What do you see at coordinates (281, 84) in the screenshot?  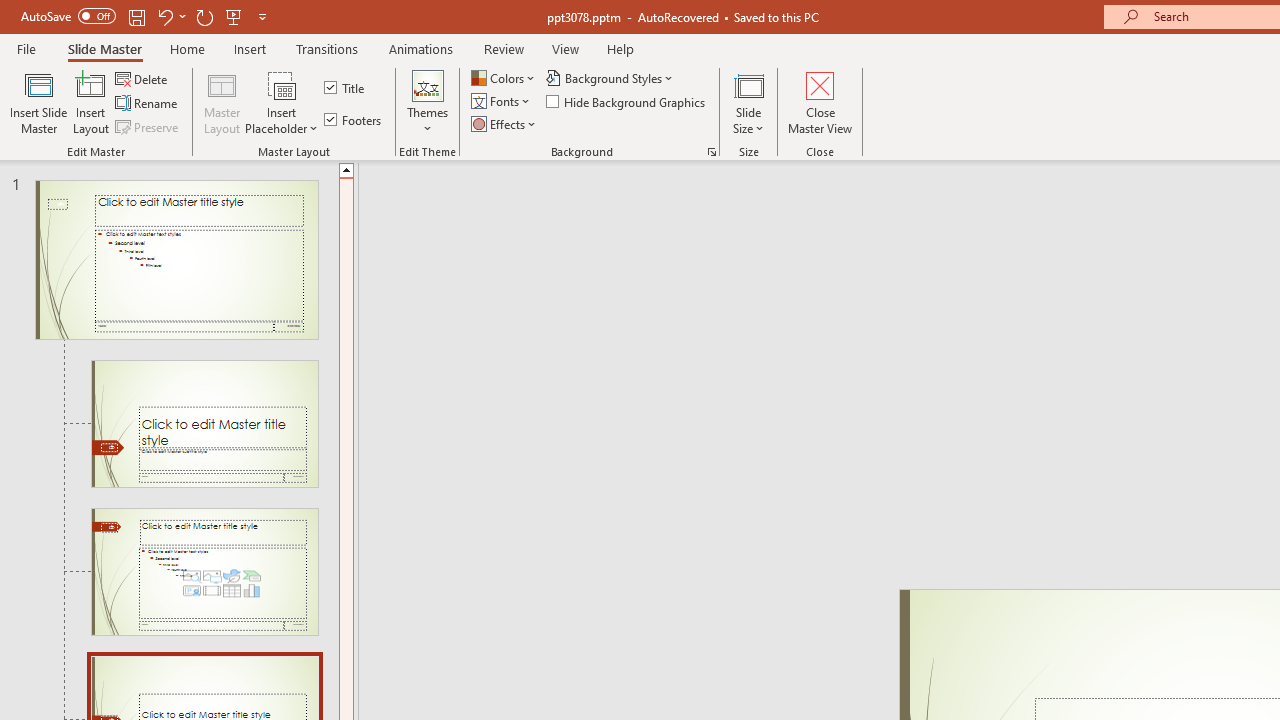 I see `'Content'` at bounding box center [281, 84].